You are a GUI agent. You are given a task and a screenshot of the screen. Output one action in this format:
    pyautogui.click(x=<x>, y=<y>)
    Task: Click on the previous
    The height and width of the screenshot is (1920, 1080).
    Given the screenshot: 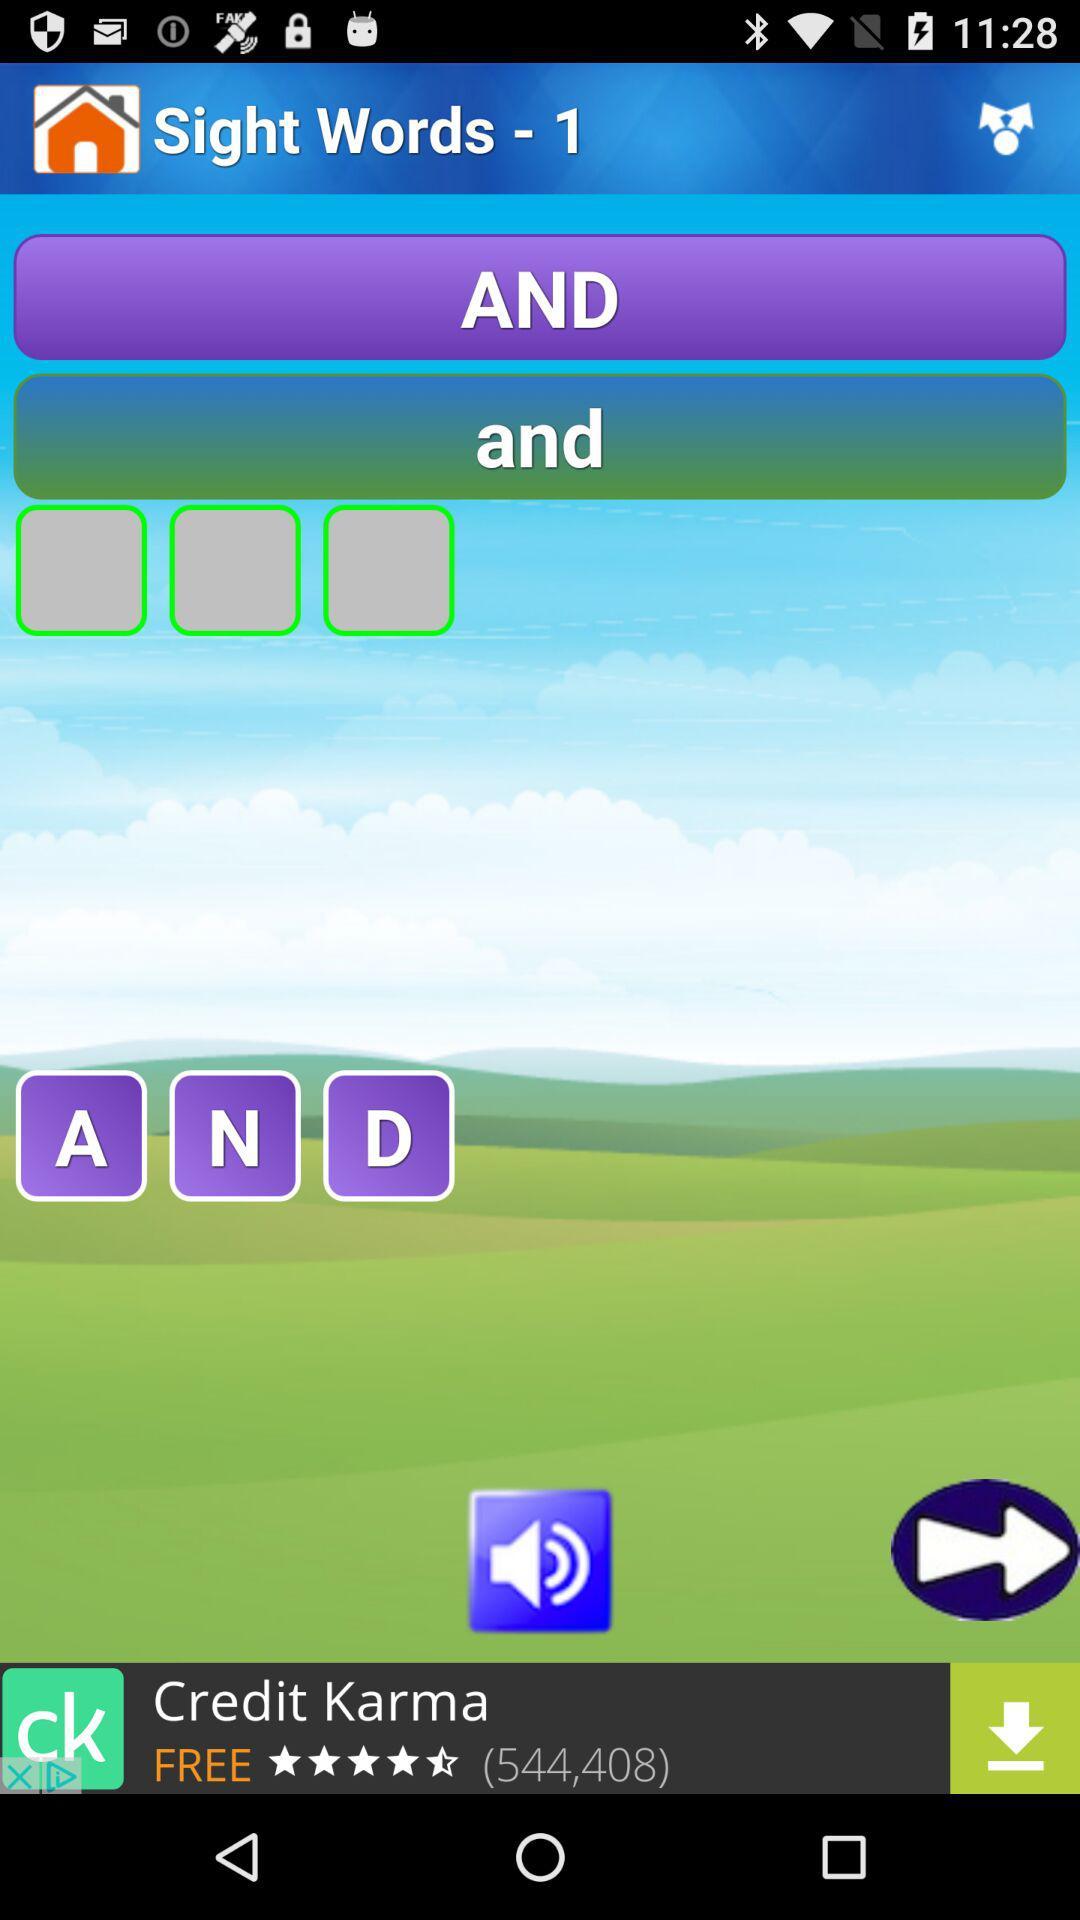 What is the action you would take?
    pyautogui.click(x=984, y=1548)
    